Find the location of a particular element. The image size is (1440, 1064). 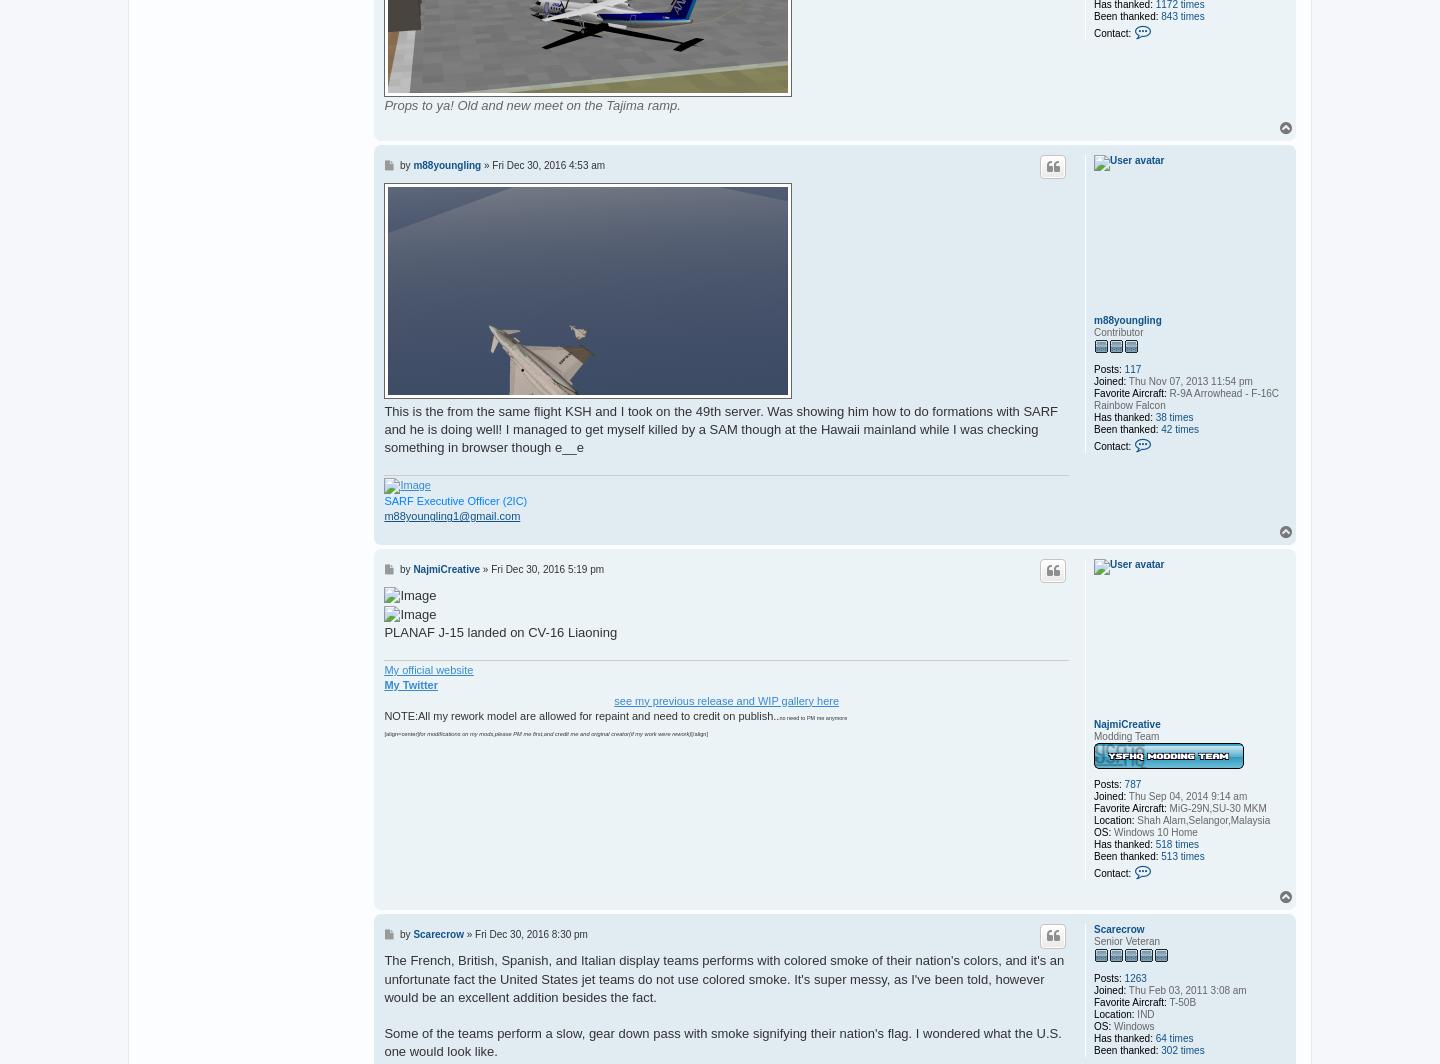

'My official website' is located at coordinates (428, 669).